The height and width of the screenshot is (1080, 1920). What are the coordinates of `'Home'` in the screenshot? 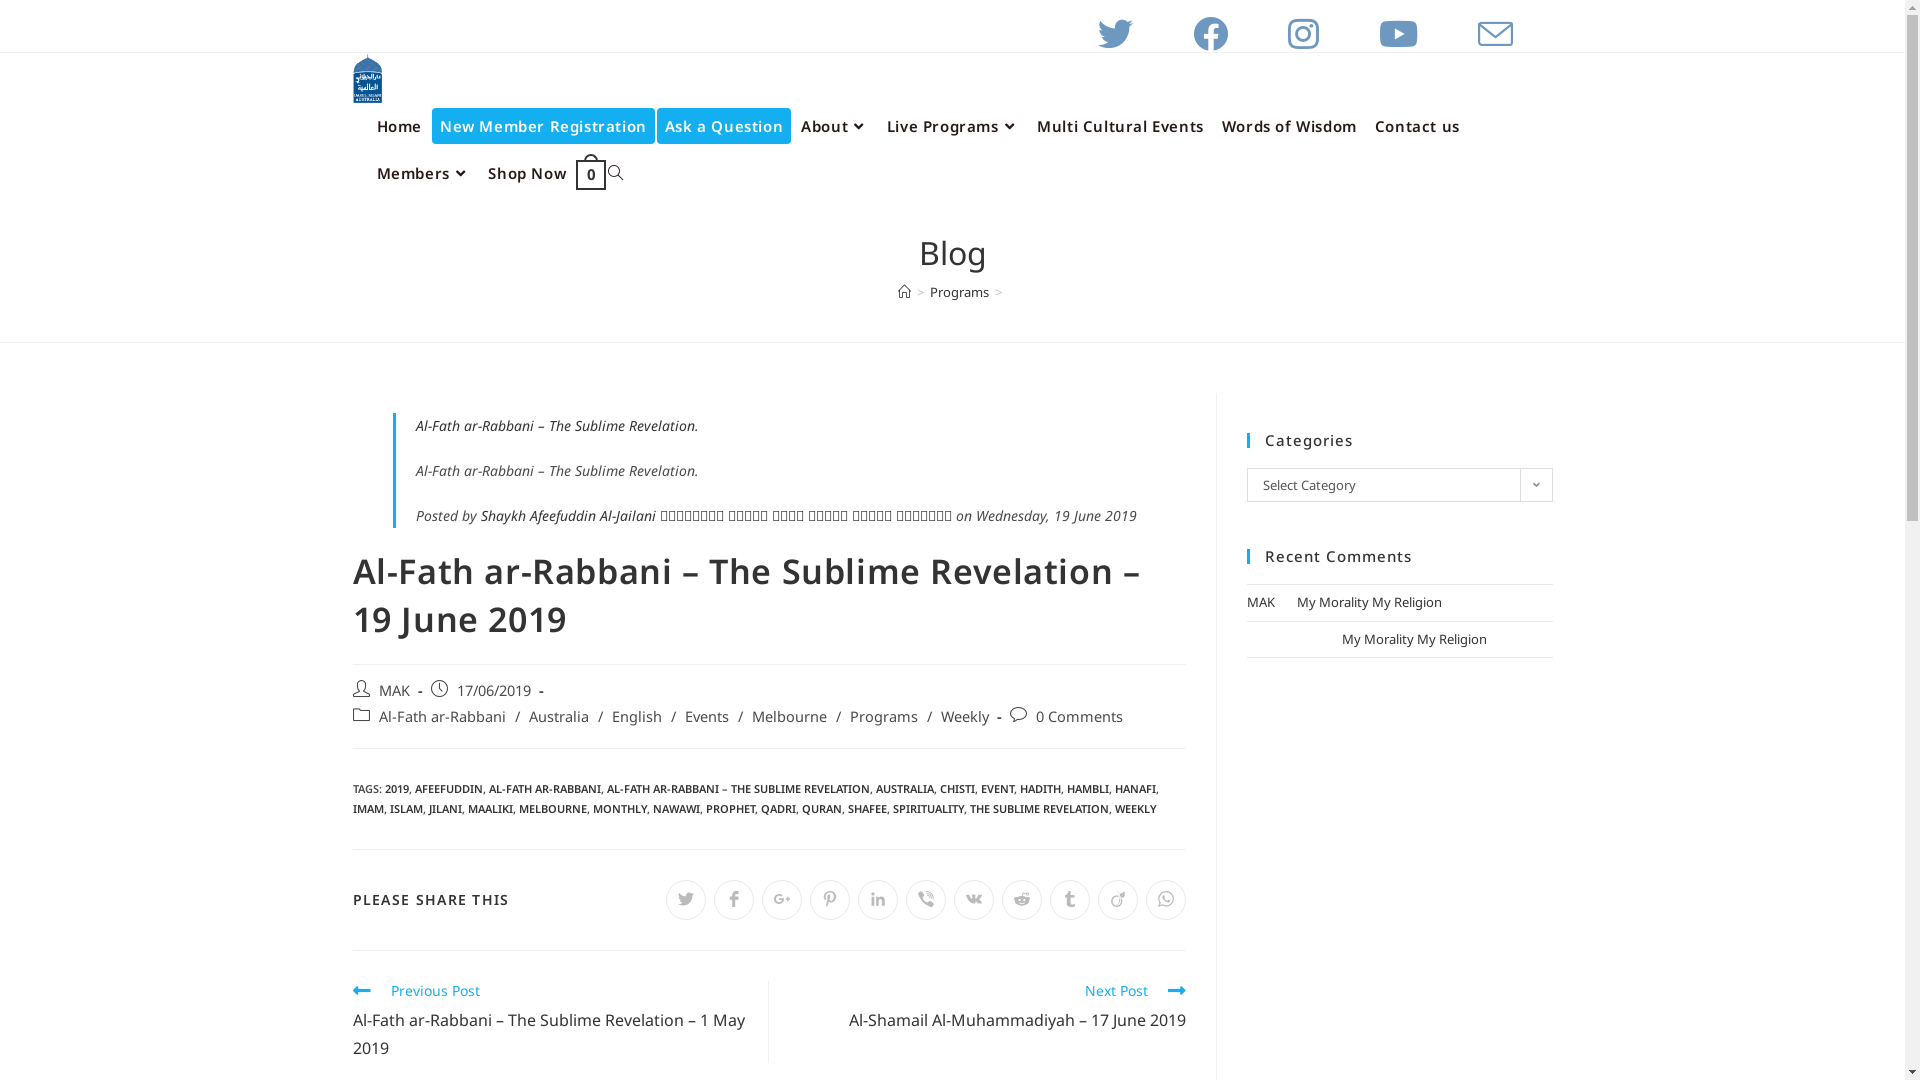 It's located at (399, 126).